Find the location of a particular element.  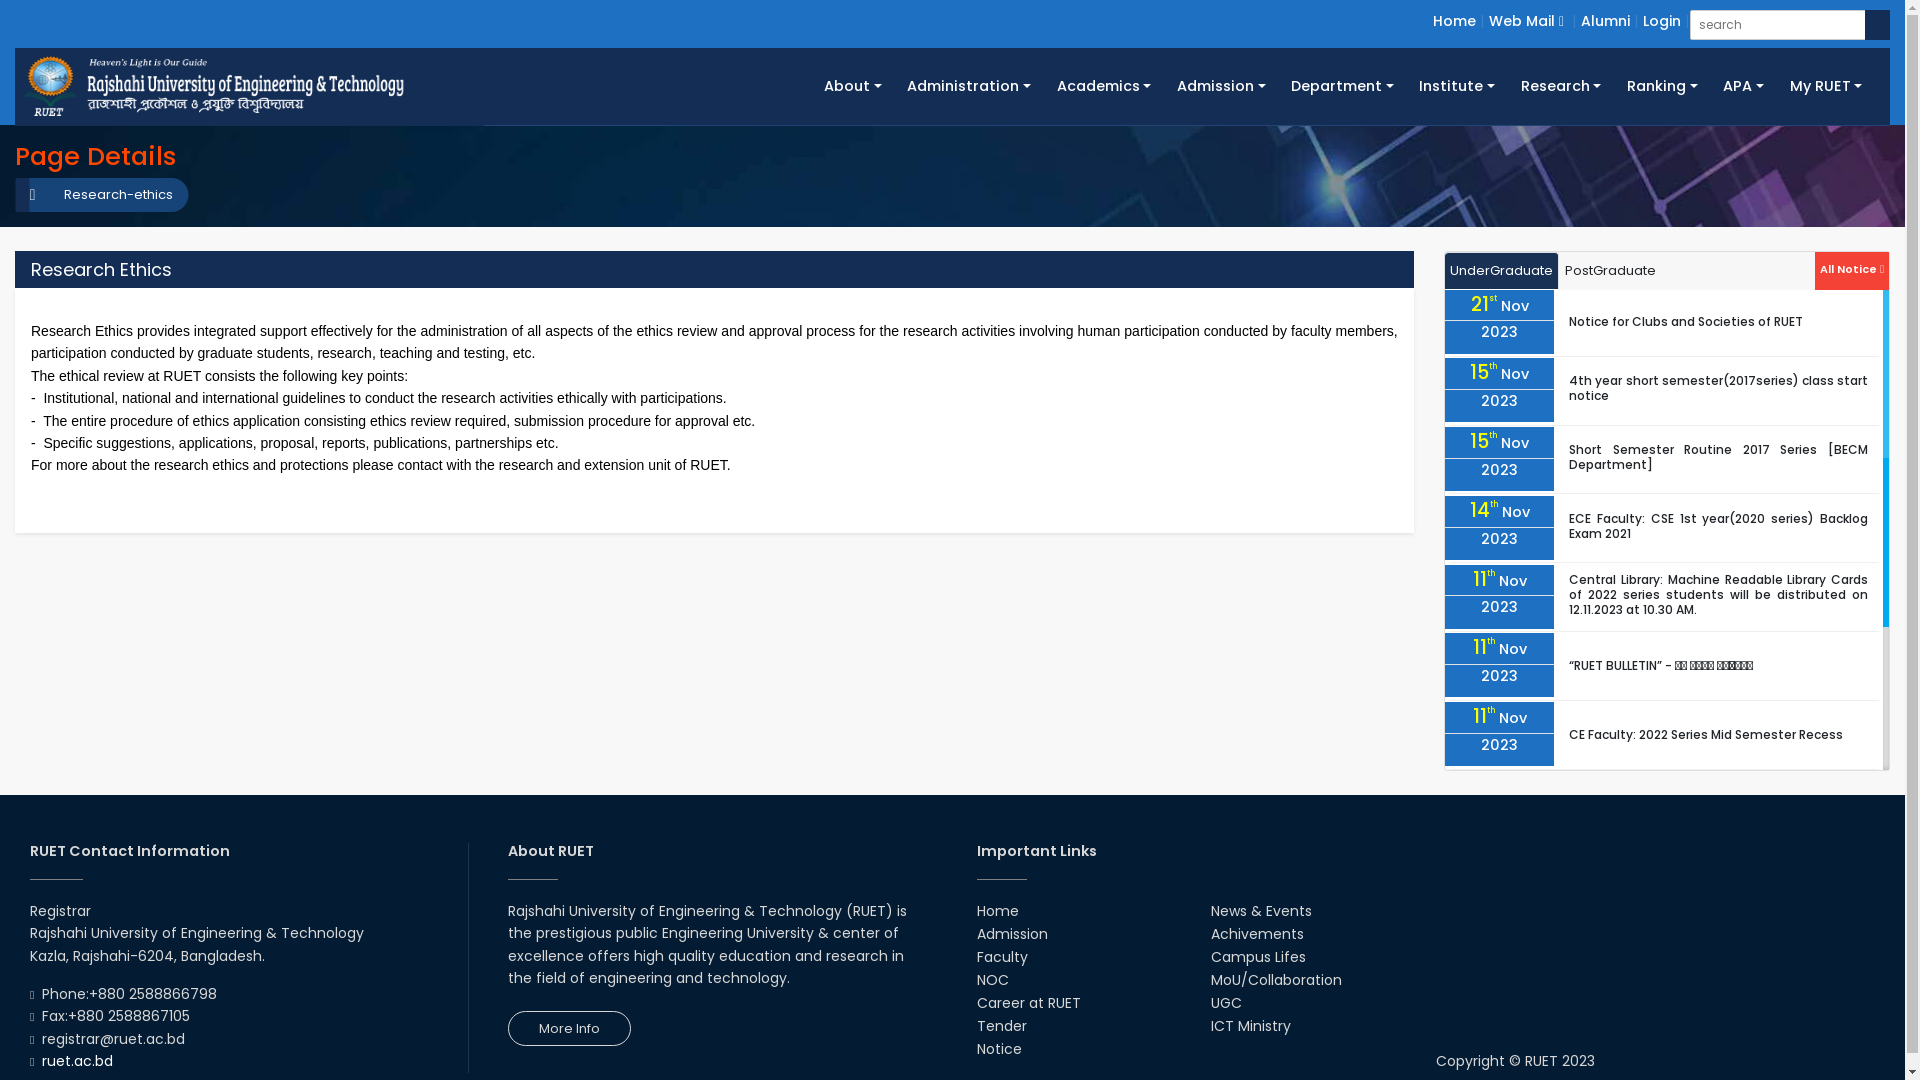

'Faculty' is located at coordinates (1001, 955).